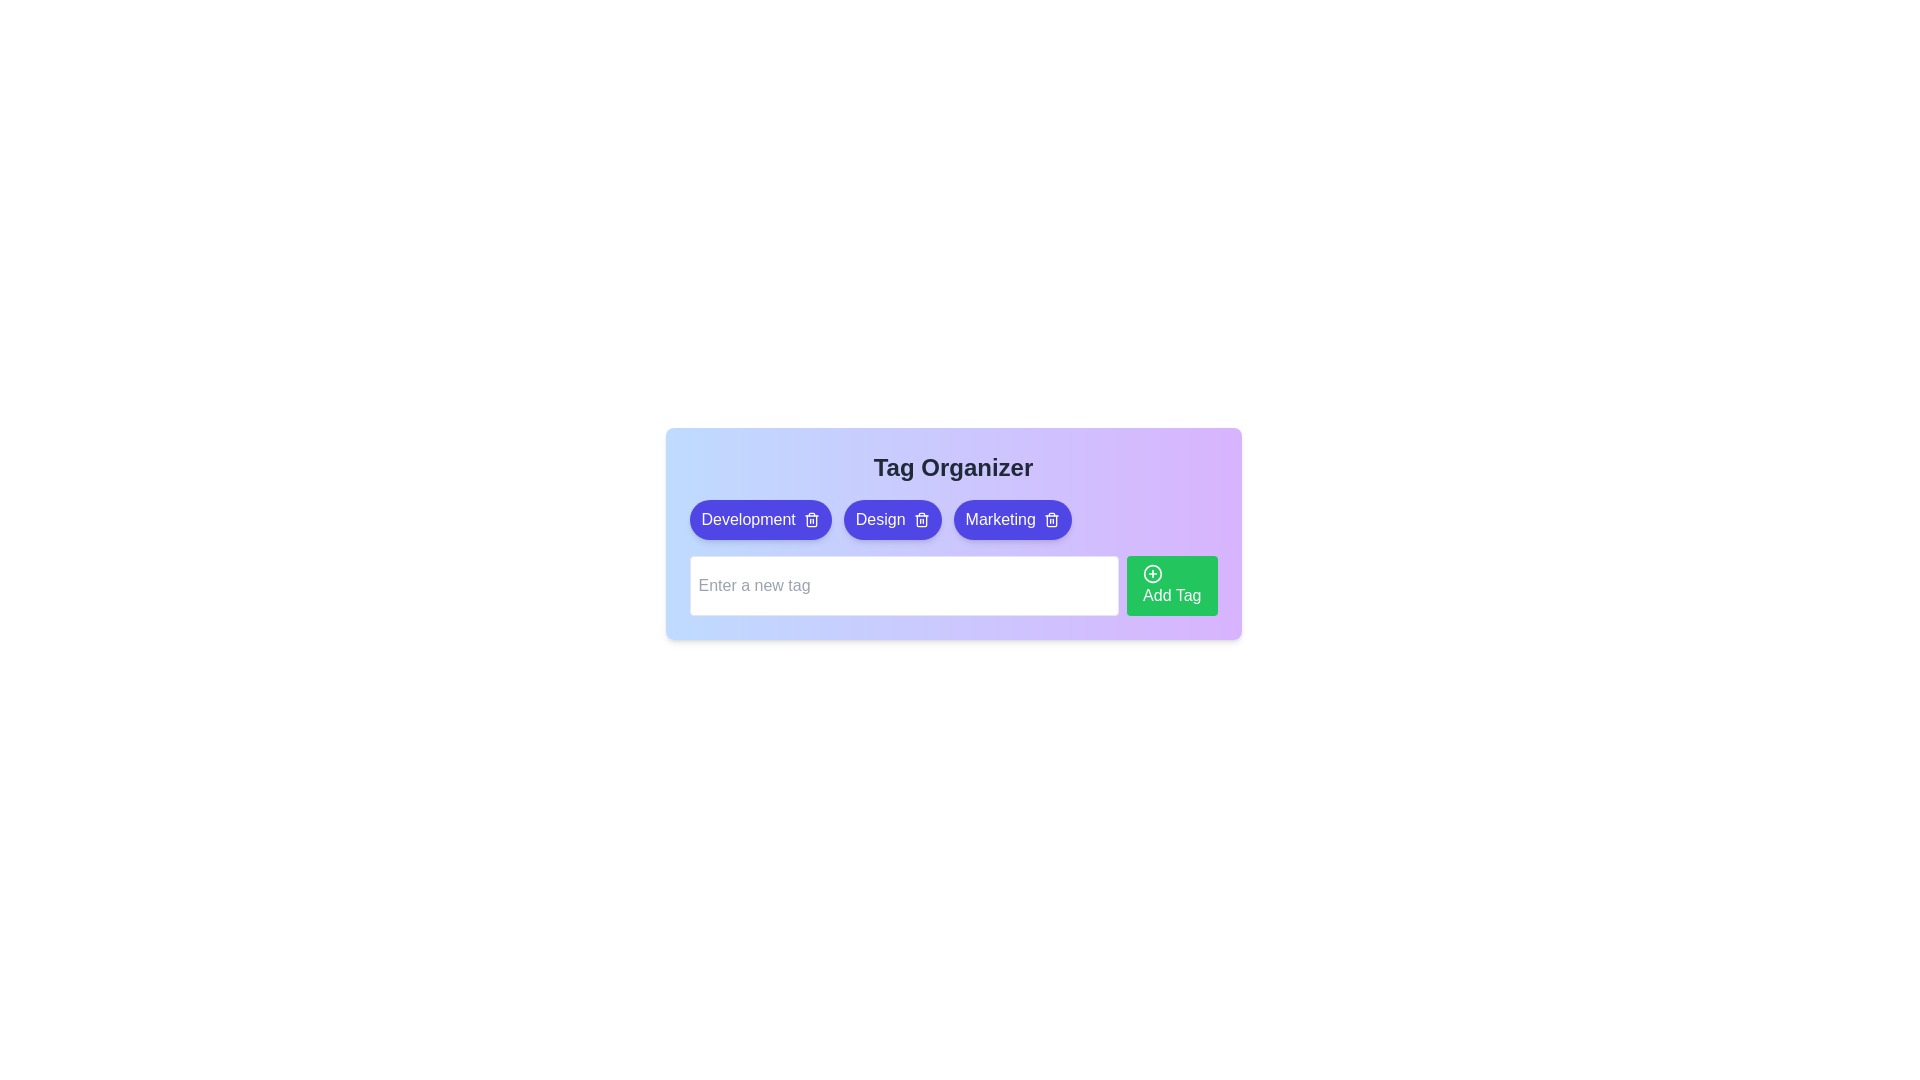 The image size is (1920, 1080). What do you see at coordinates (811, 519) in the screenshot?
I see `the delete icon button located at the right end of the 'Development' tag` at bounding box center [811, 519].